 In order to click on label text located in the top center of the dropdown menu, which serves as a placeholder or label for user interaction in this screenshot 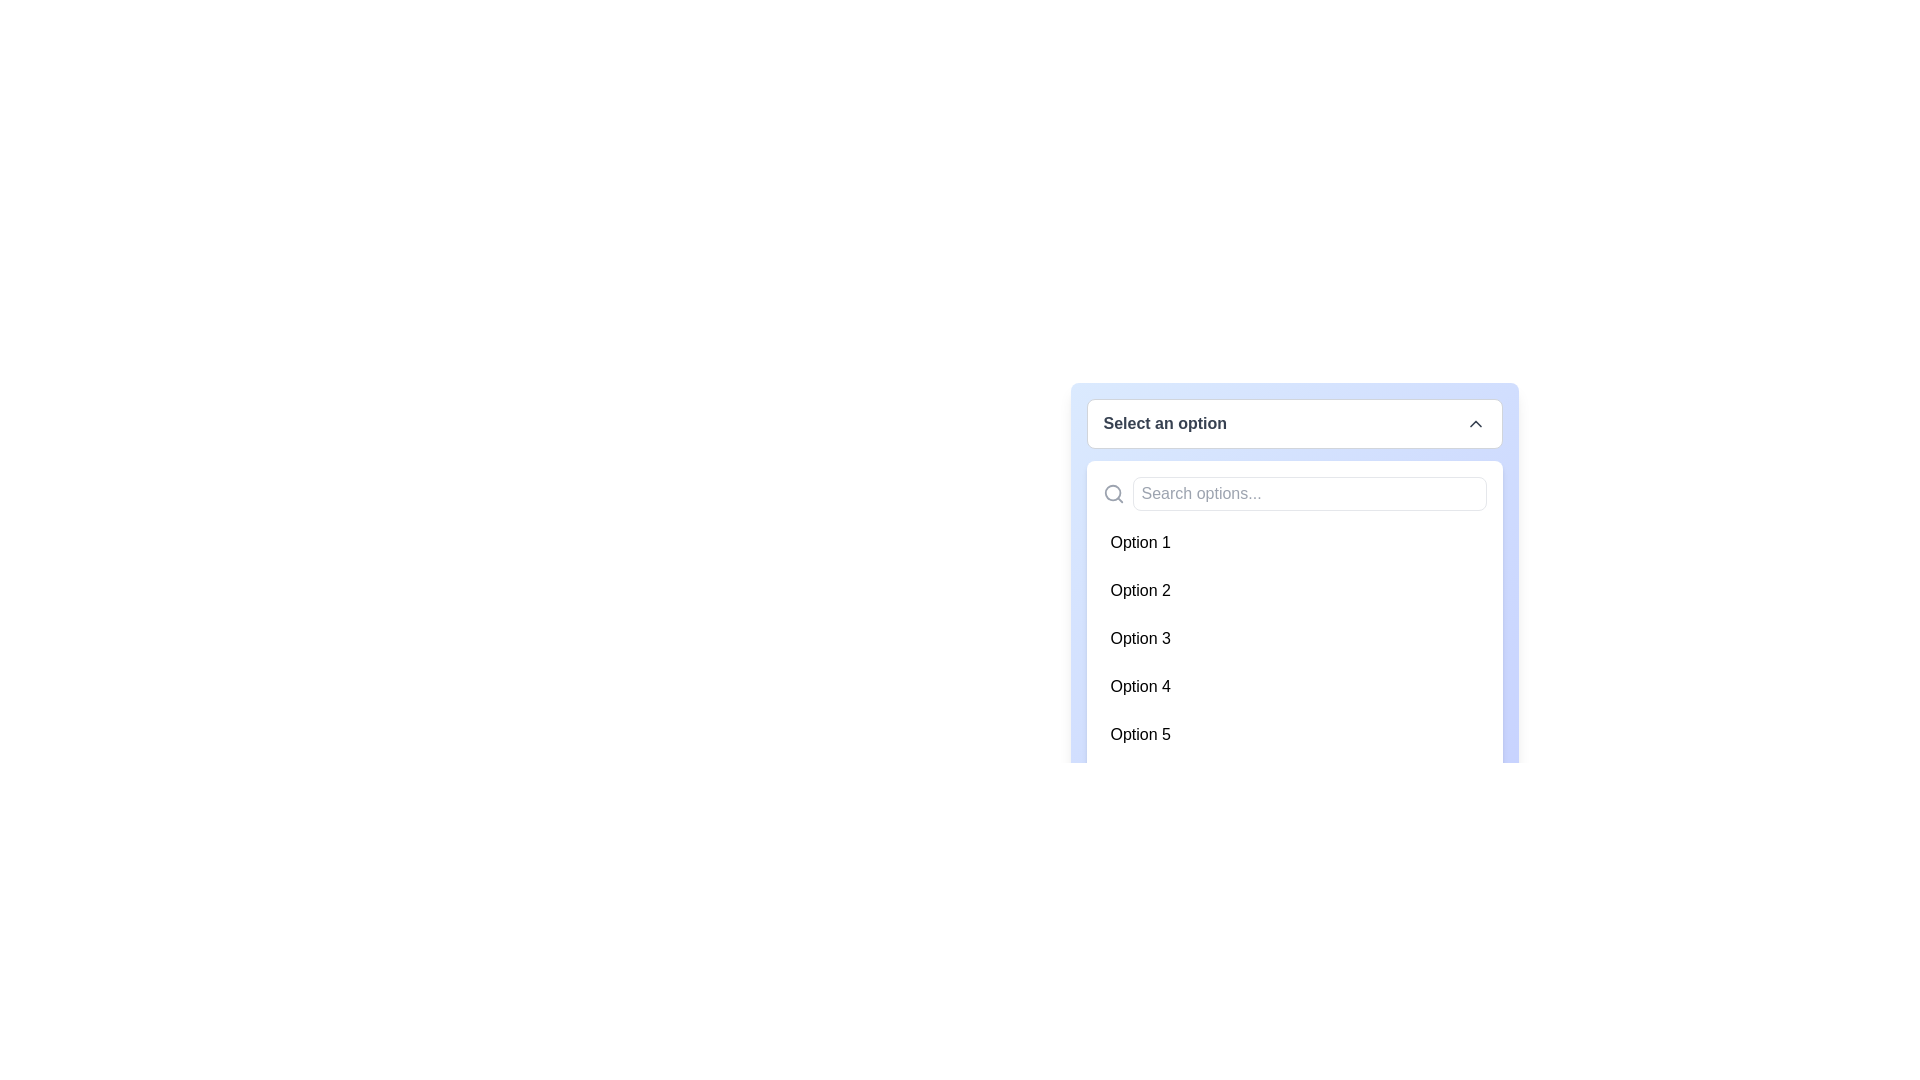, I will do `click(1165, 423)`.